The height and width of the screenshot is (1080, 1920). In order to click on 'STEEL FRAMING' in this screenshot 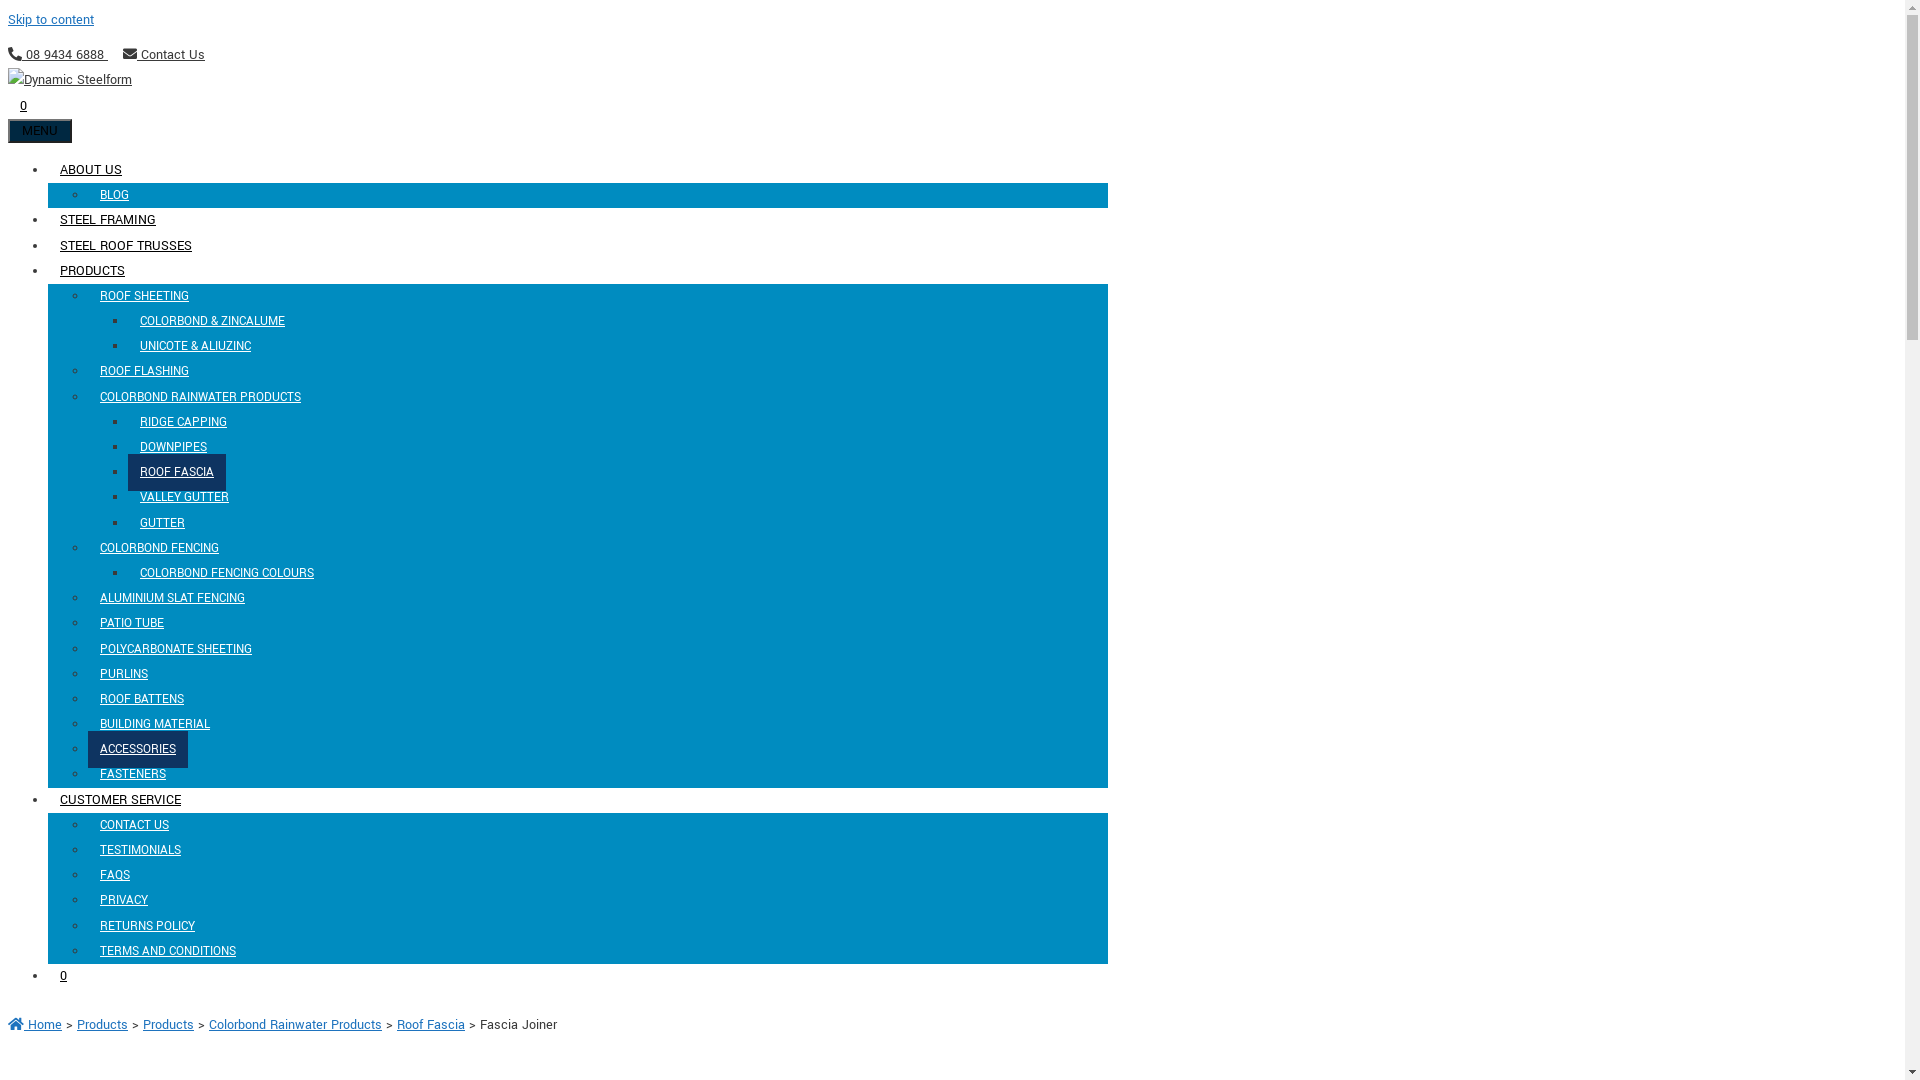, I will do `click(106, 219)`.